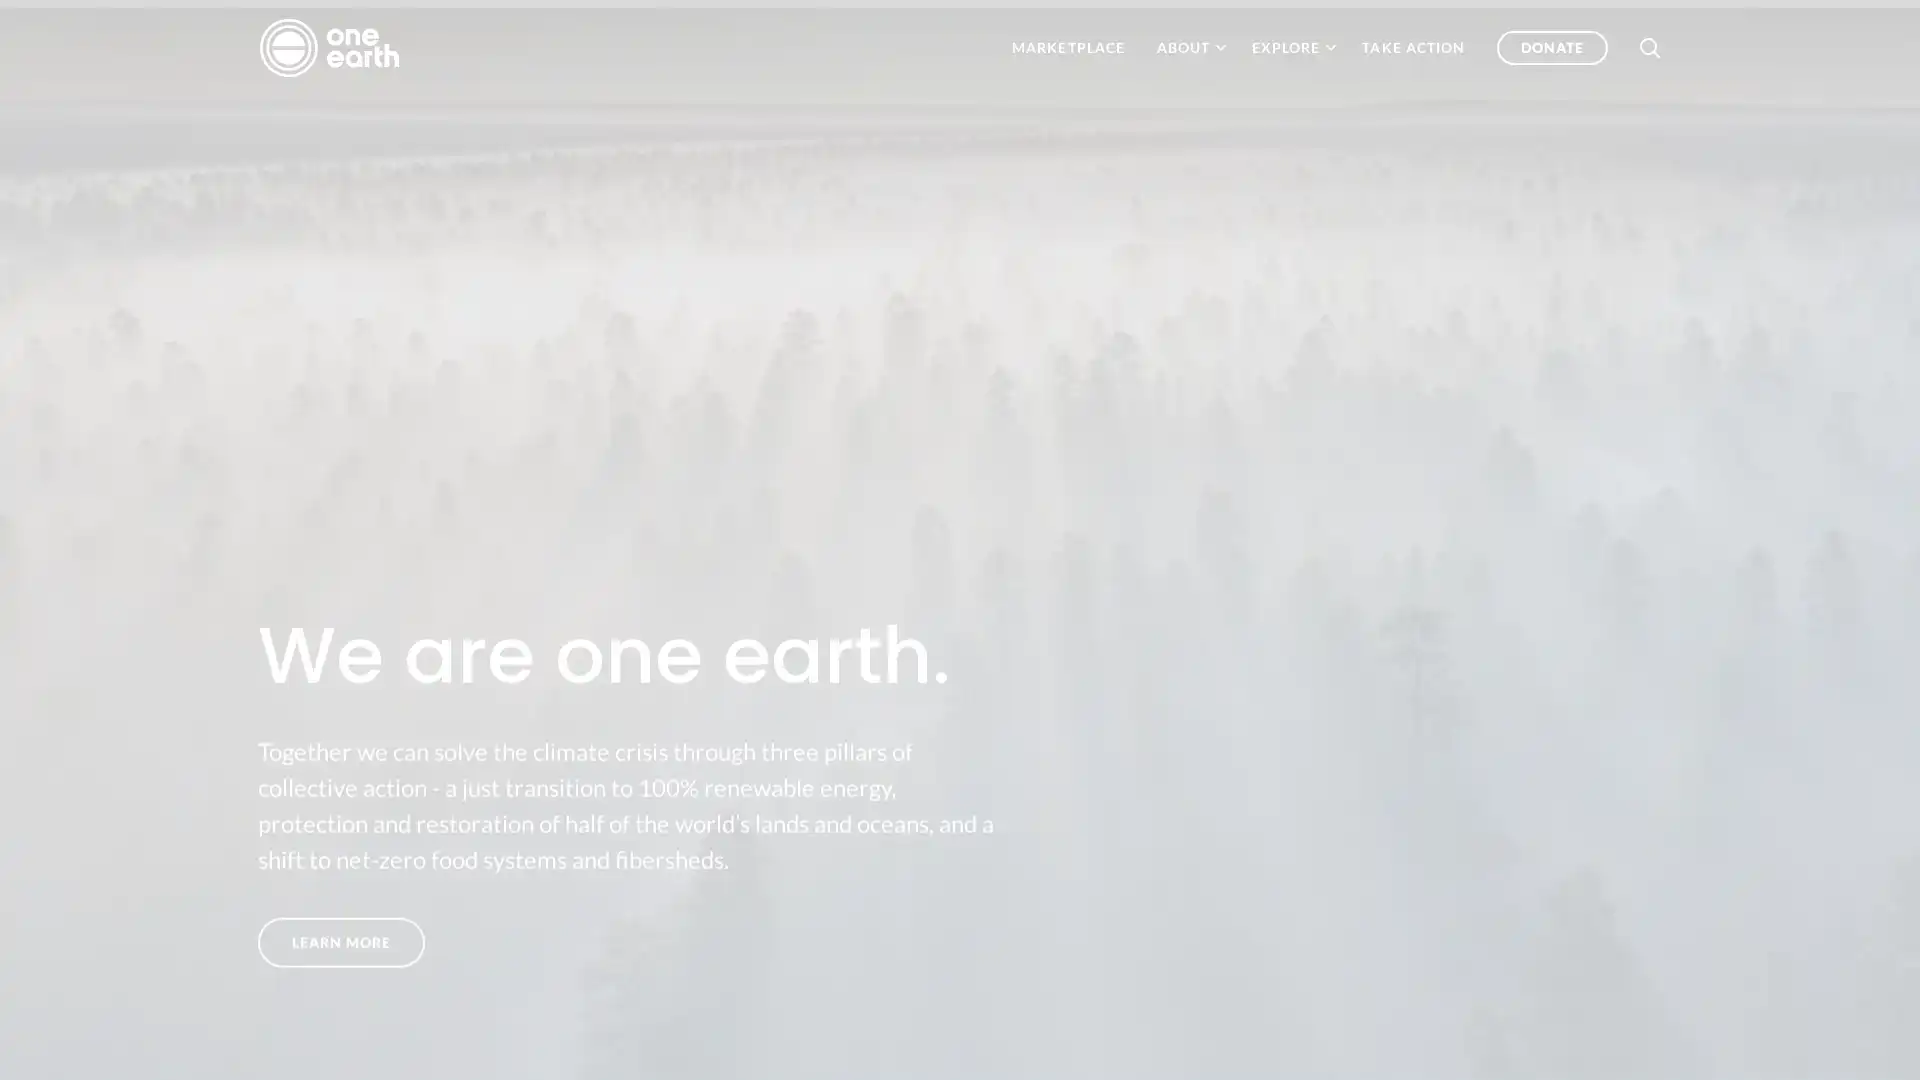  Describe the element at coordinates (1833, 1039) in the screenshot. I see `Accept All` at that location.